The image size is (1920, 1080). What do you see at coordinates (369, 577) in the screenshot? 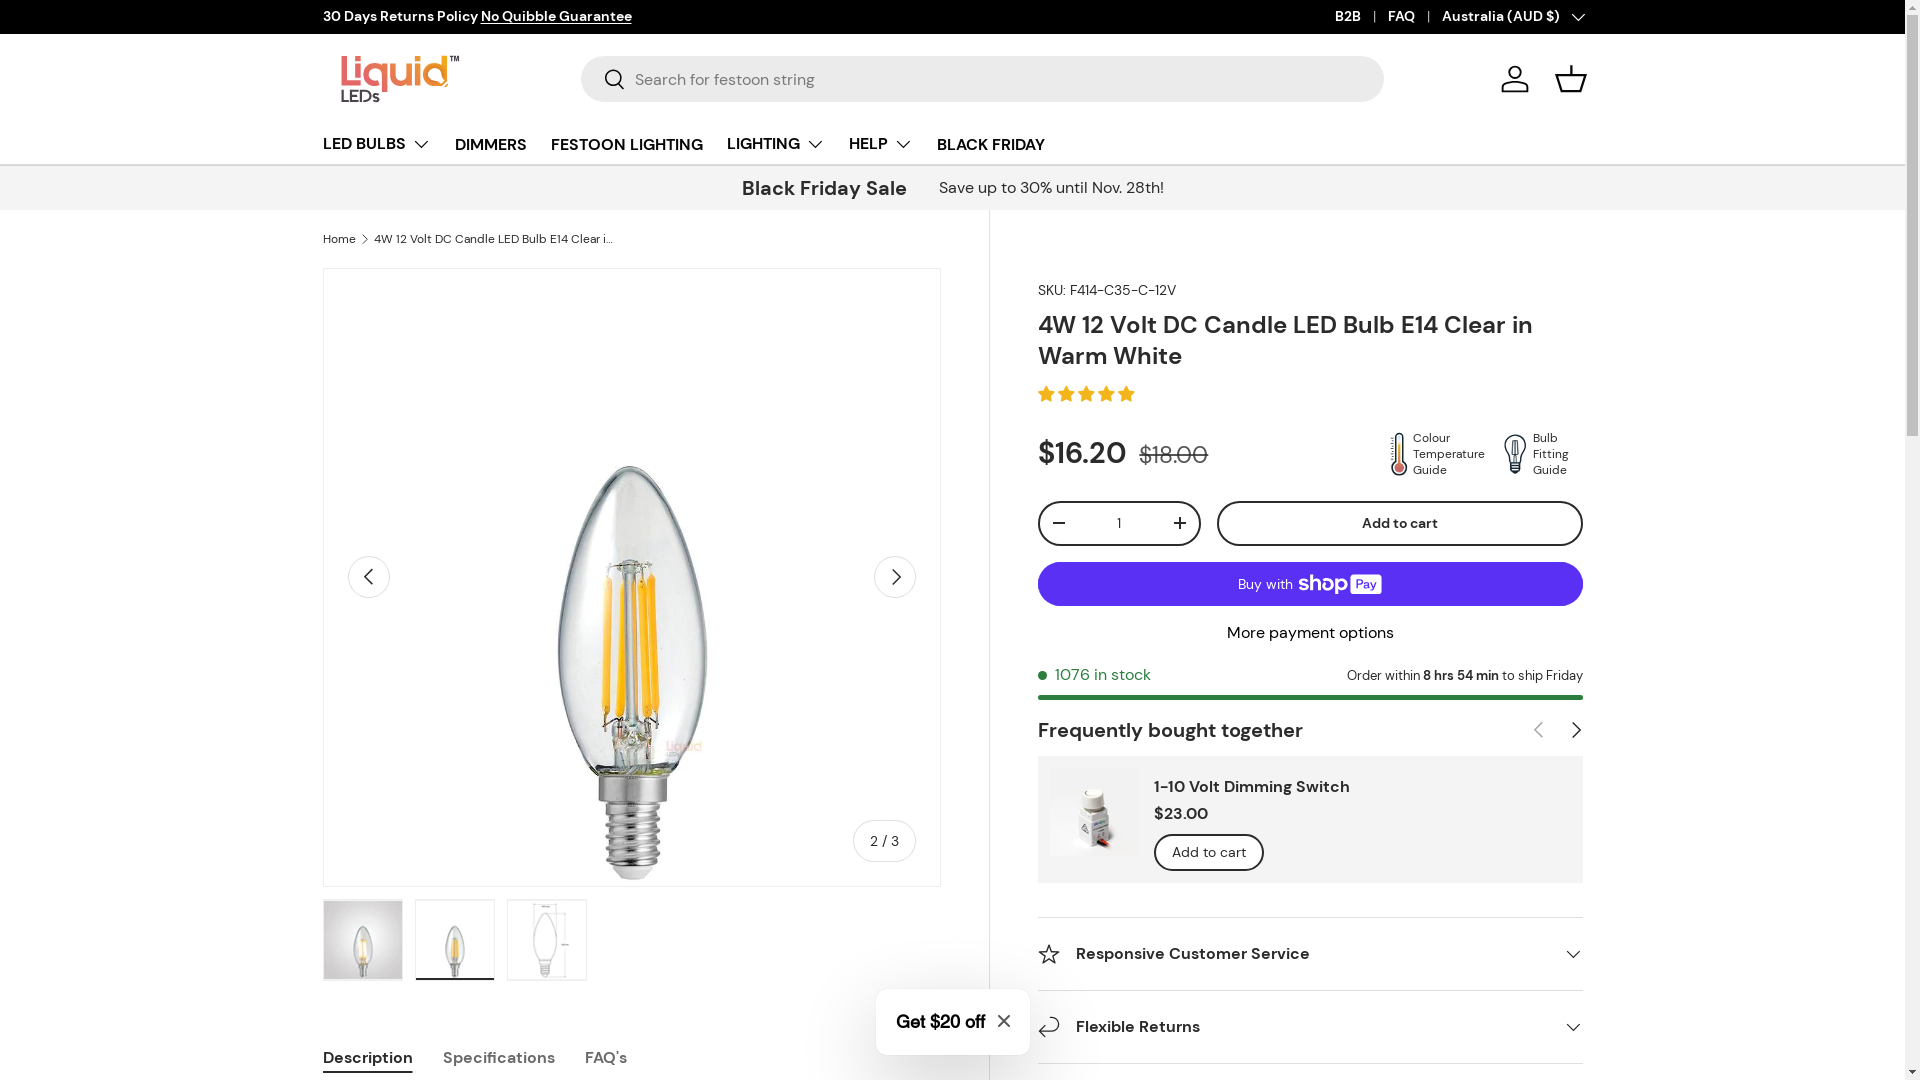
I see `'Previous'` at bounding box center [369, 577].